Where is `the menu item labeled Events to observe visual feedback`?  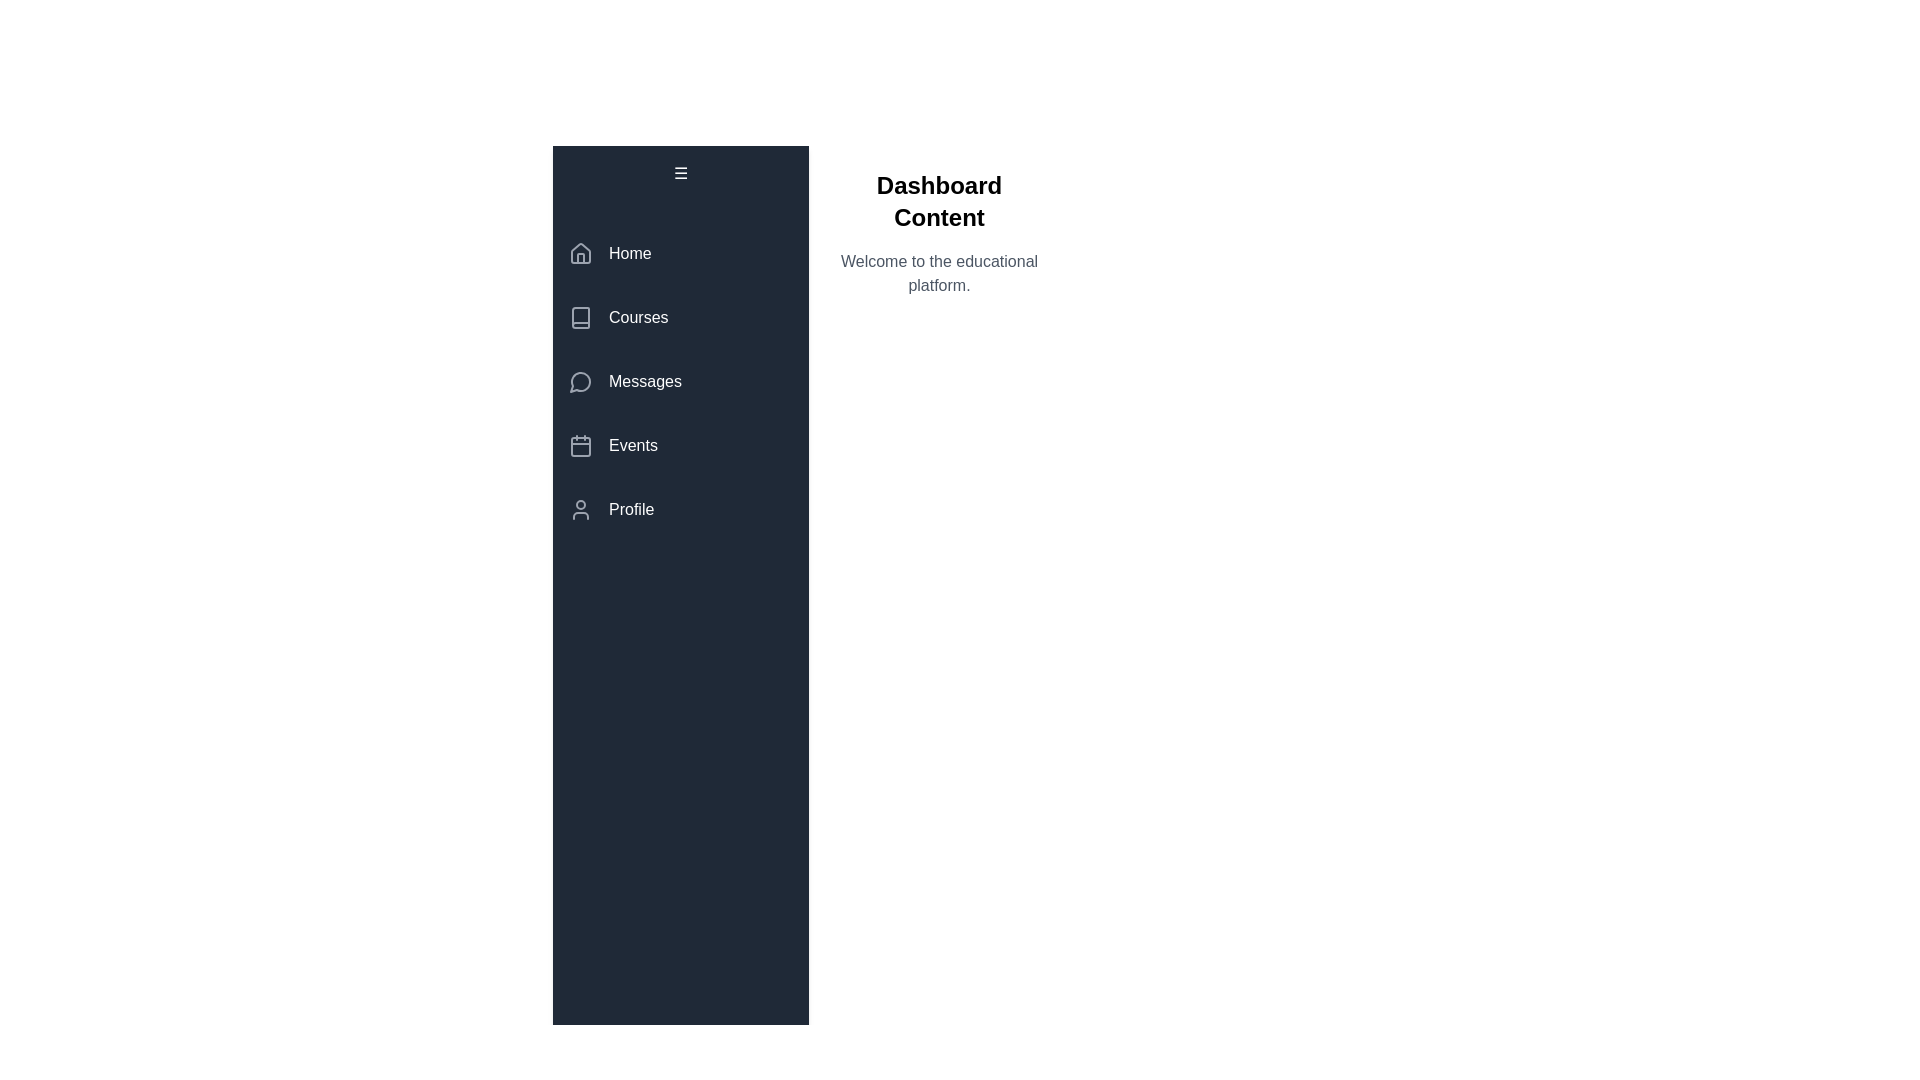 the menu item labeled Events to observe visual feedback is located at coordinates (681, 445).